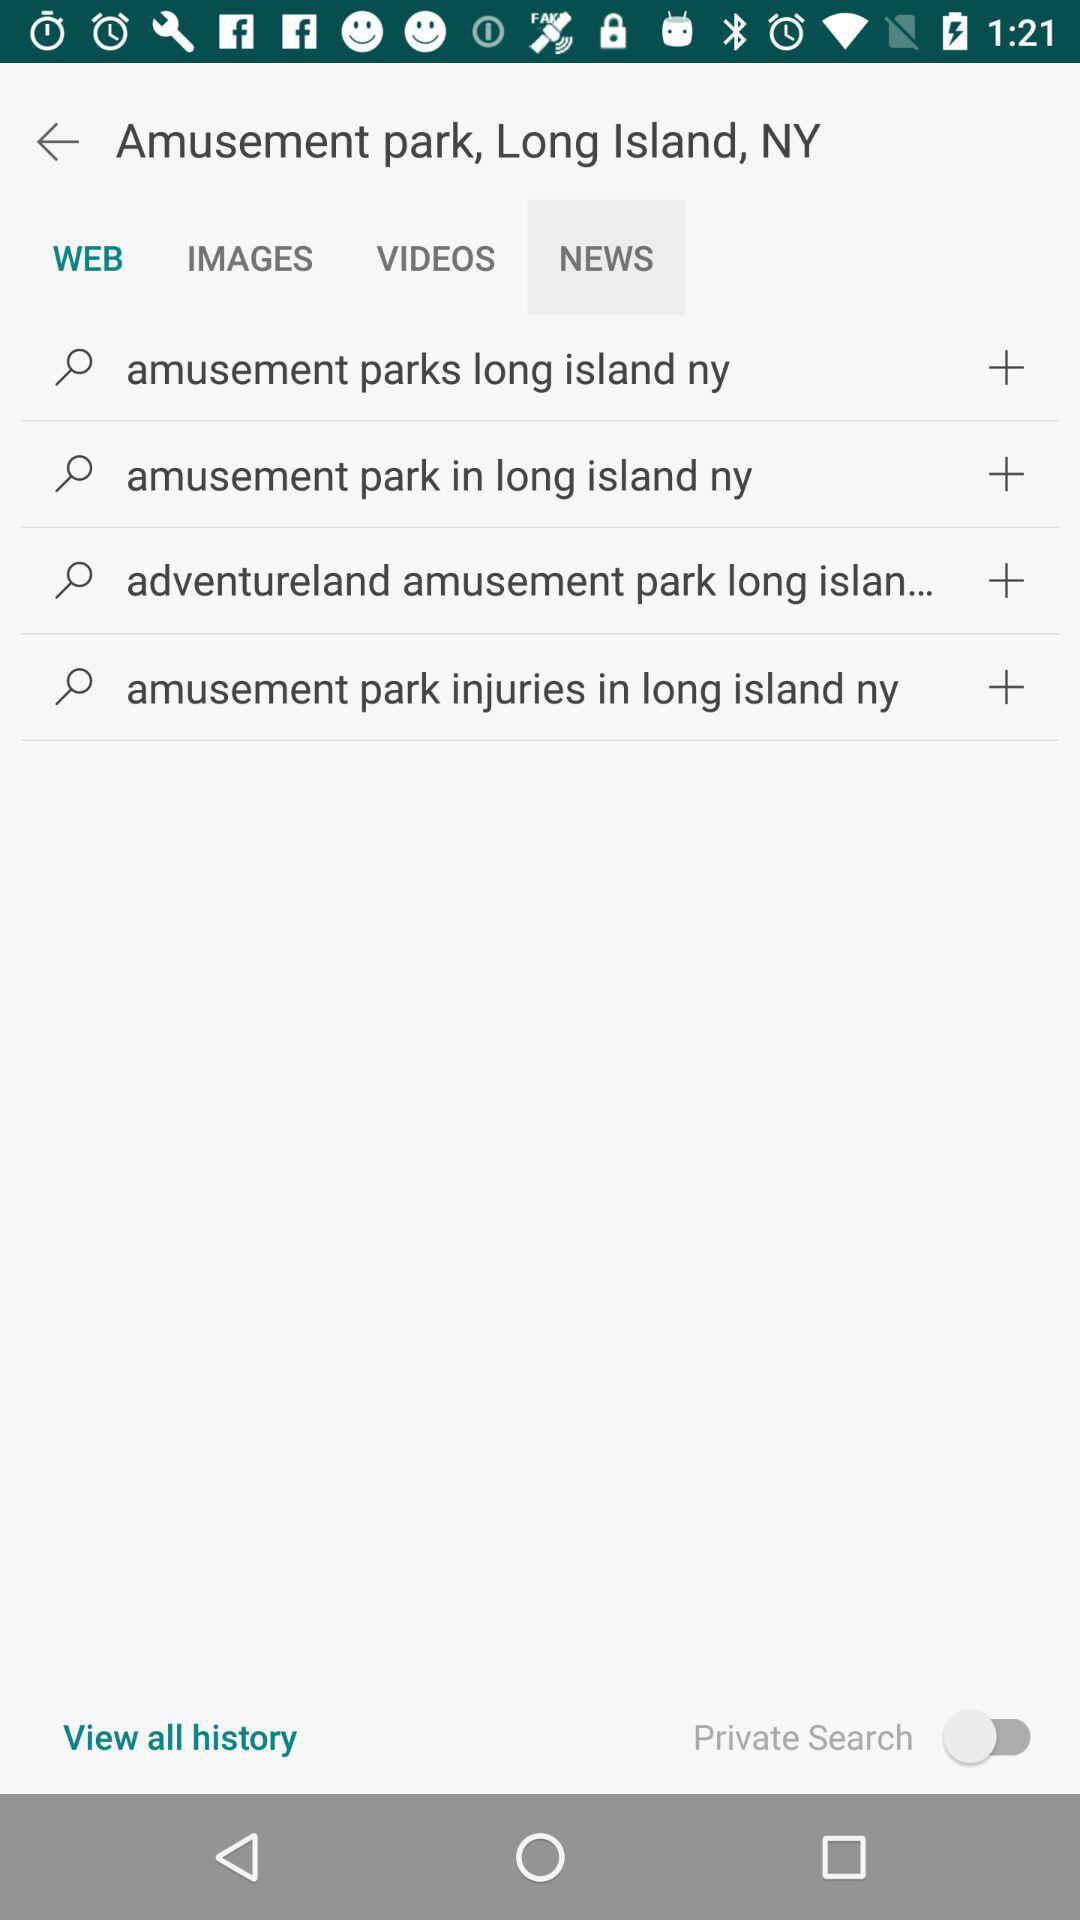 The image size is (1080, 1920). What do you see at coordinates (1006, 686) in the screenshot?
I see `icon on the right` at bounding box center [1006, 686].